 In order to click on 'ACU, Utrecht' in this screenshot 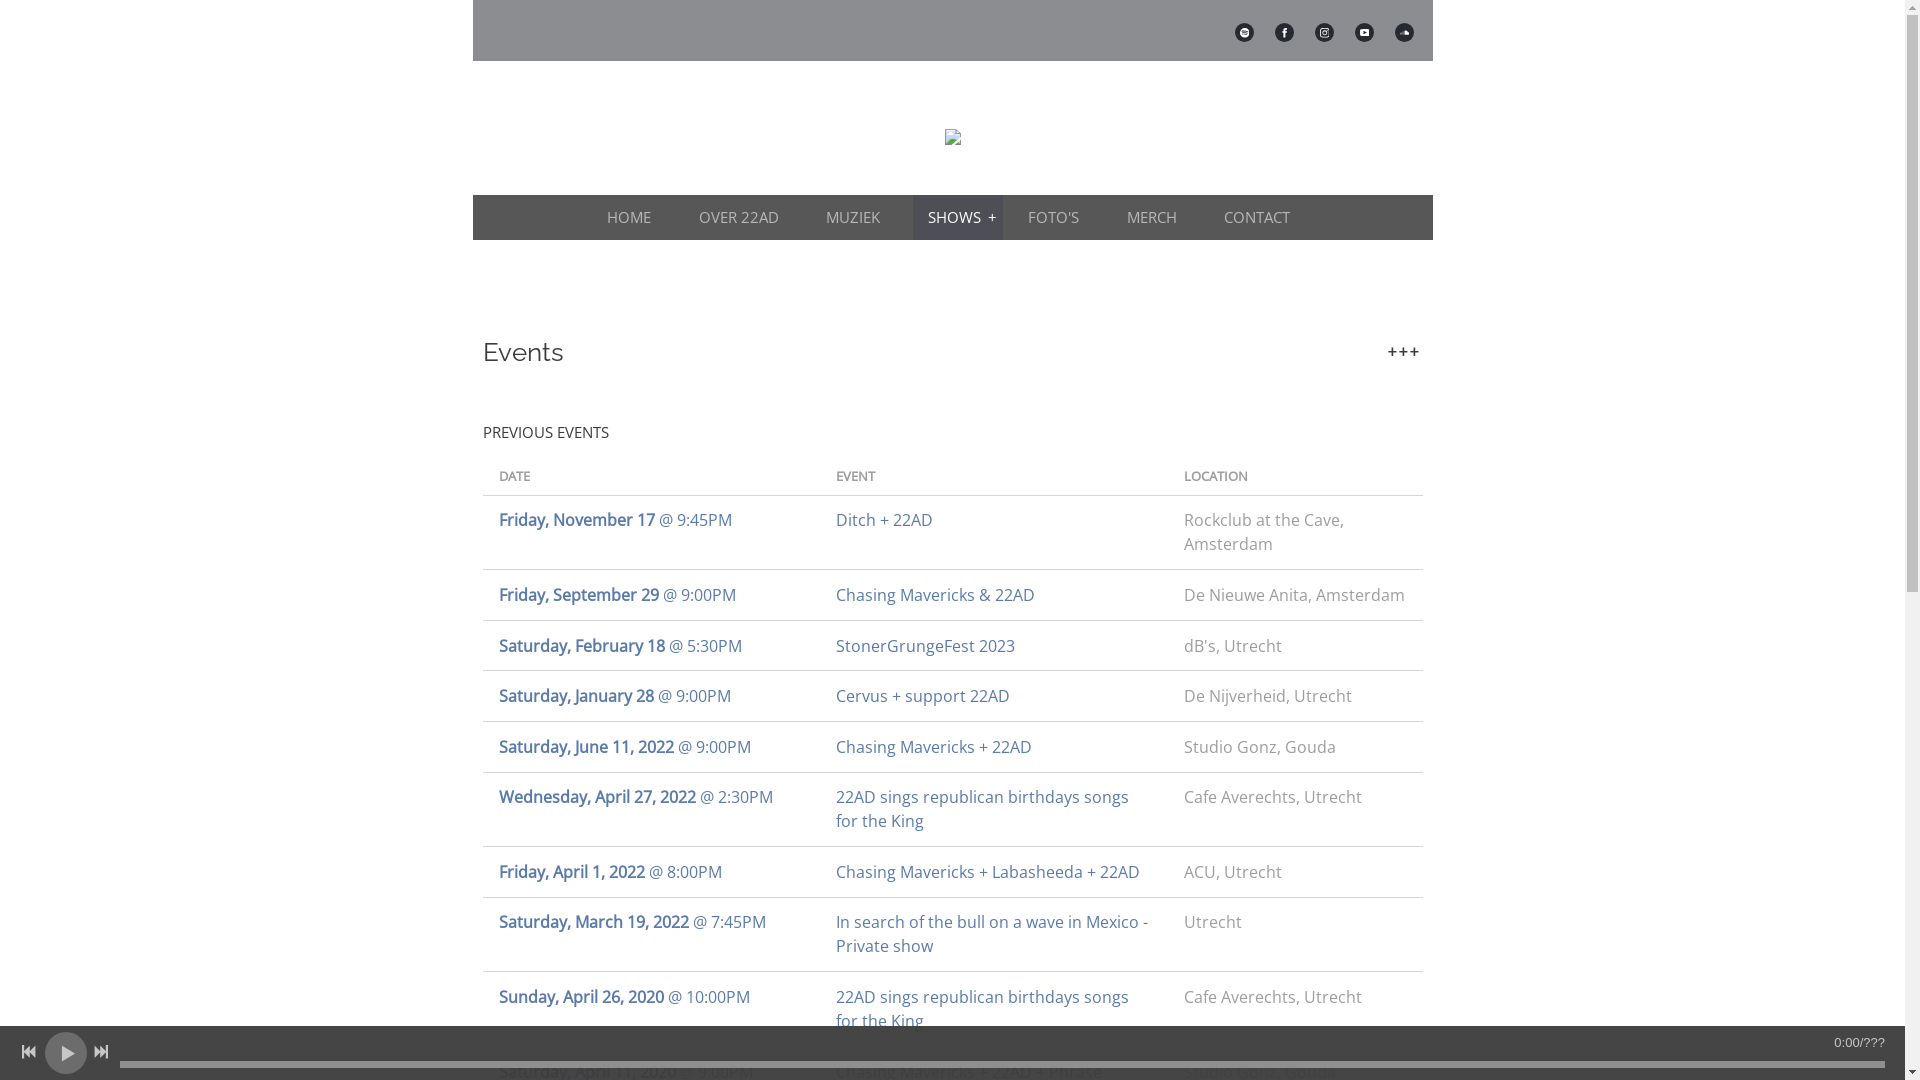, I will do `click(1295, 870)`.